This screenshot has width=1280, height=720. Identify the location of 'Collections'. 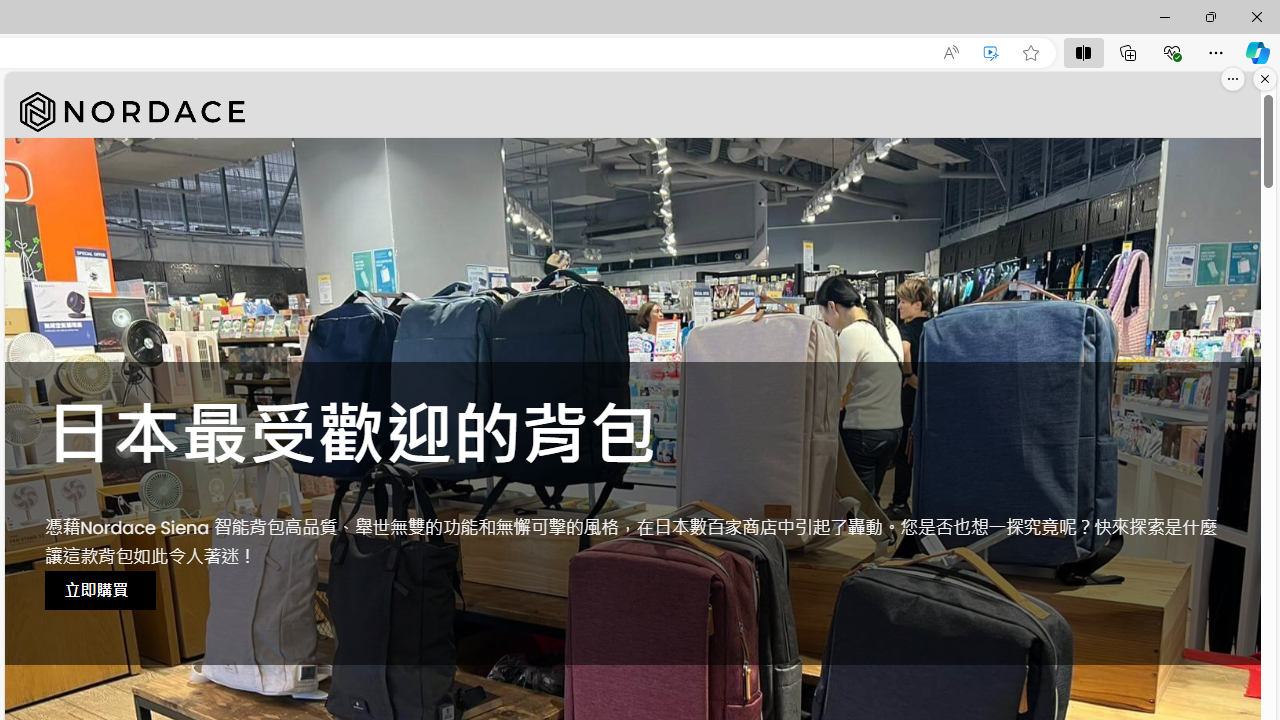
(1128, 51).